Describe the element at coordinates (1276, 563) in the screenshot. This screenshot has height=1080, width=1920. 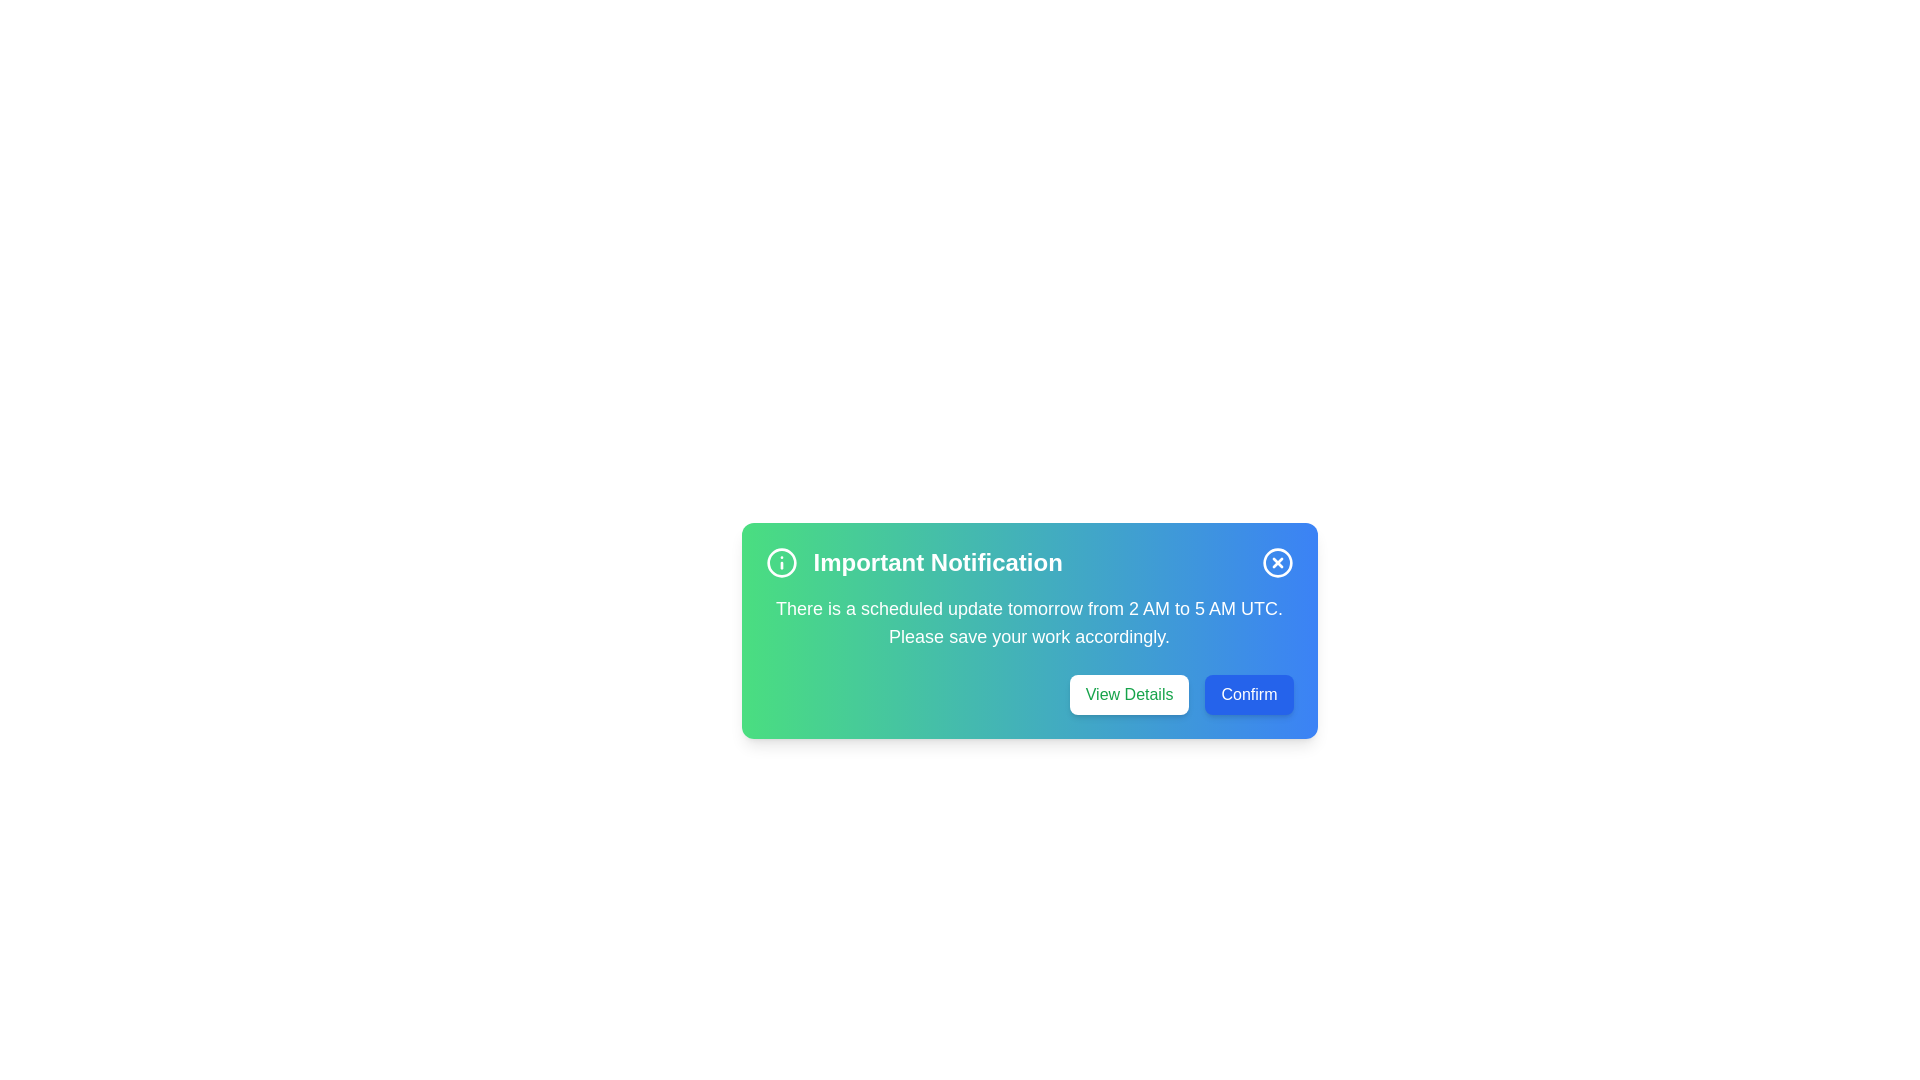
I see `the button labeled Close to observe its hover effect` at that location.